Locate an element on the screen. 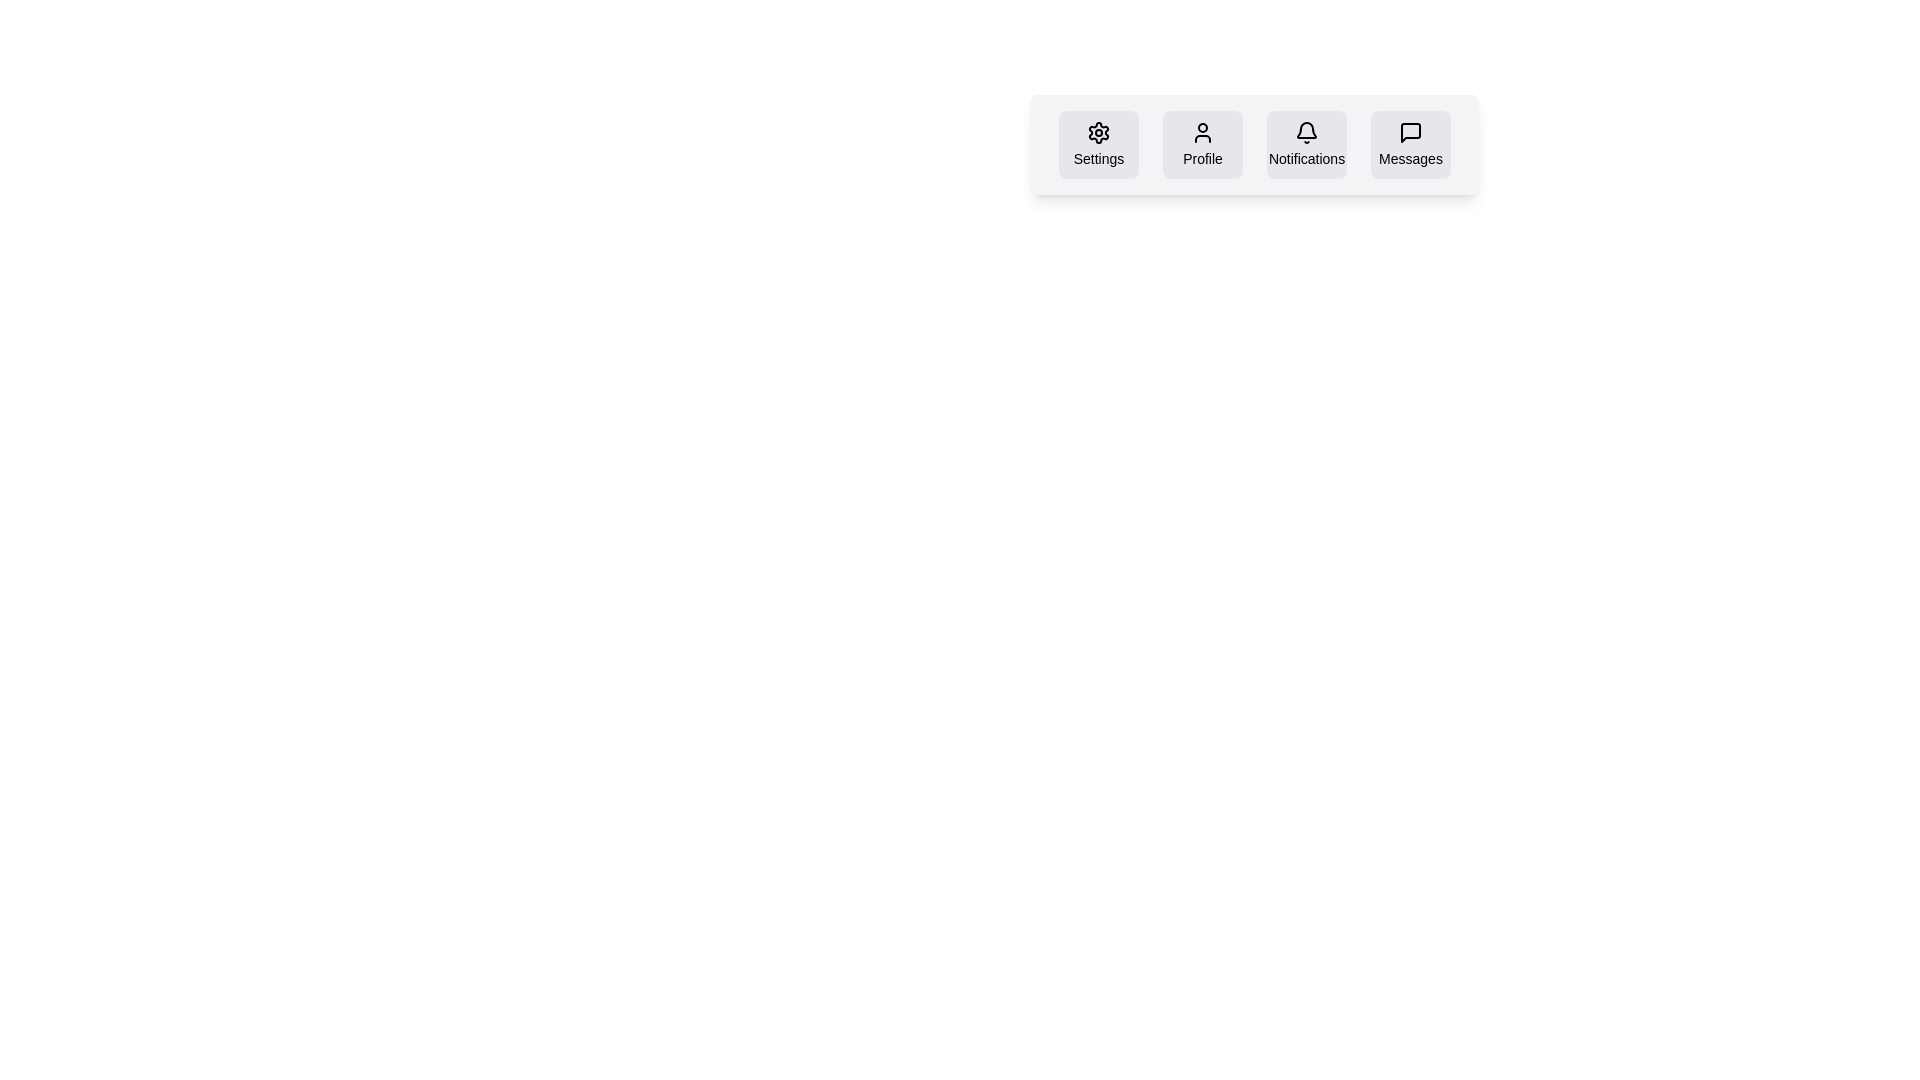 The height and width of the screenshot is (1080, 1920). the profile settings button, which is located to the immediate right of the 'Settings' button and to the left of the 'Notifications' button is located at coordinates (1202, 144).